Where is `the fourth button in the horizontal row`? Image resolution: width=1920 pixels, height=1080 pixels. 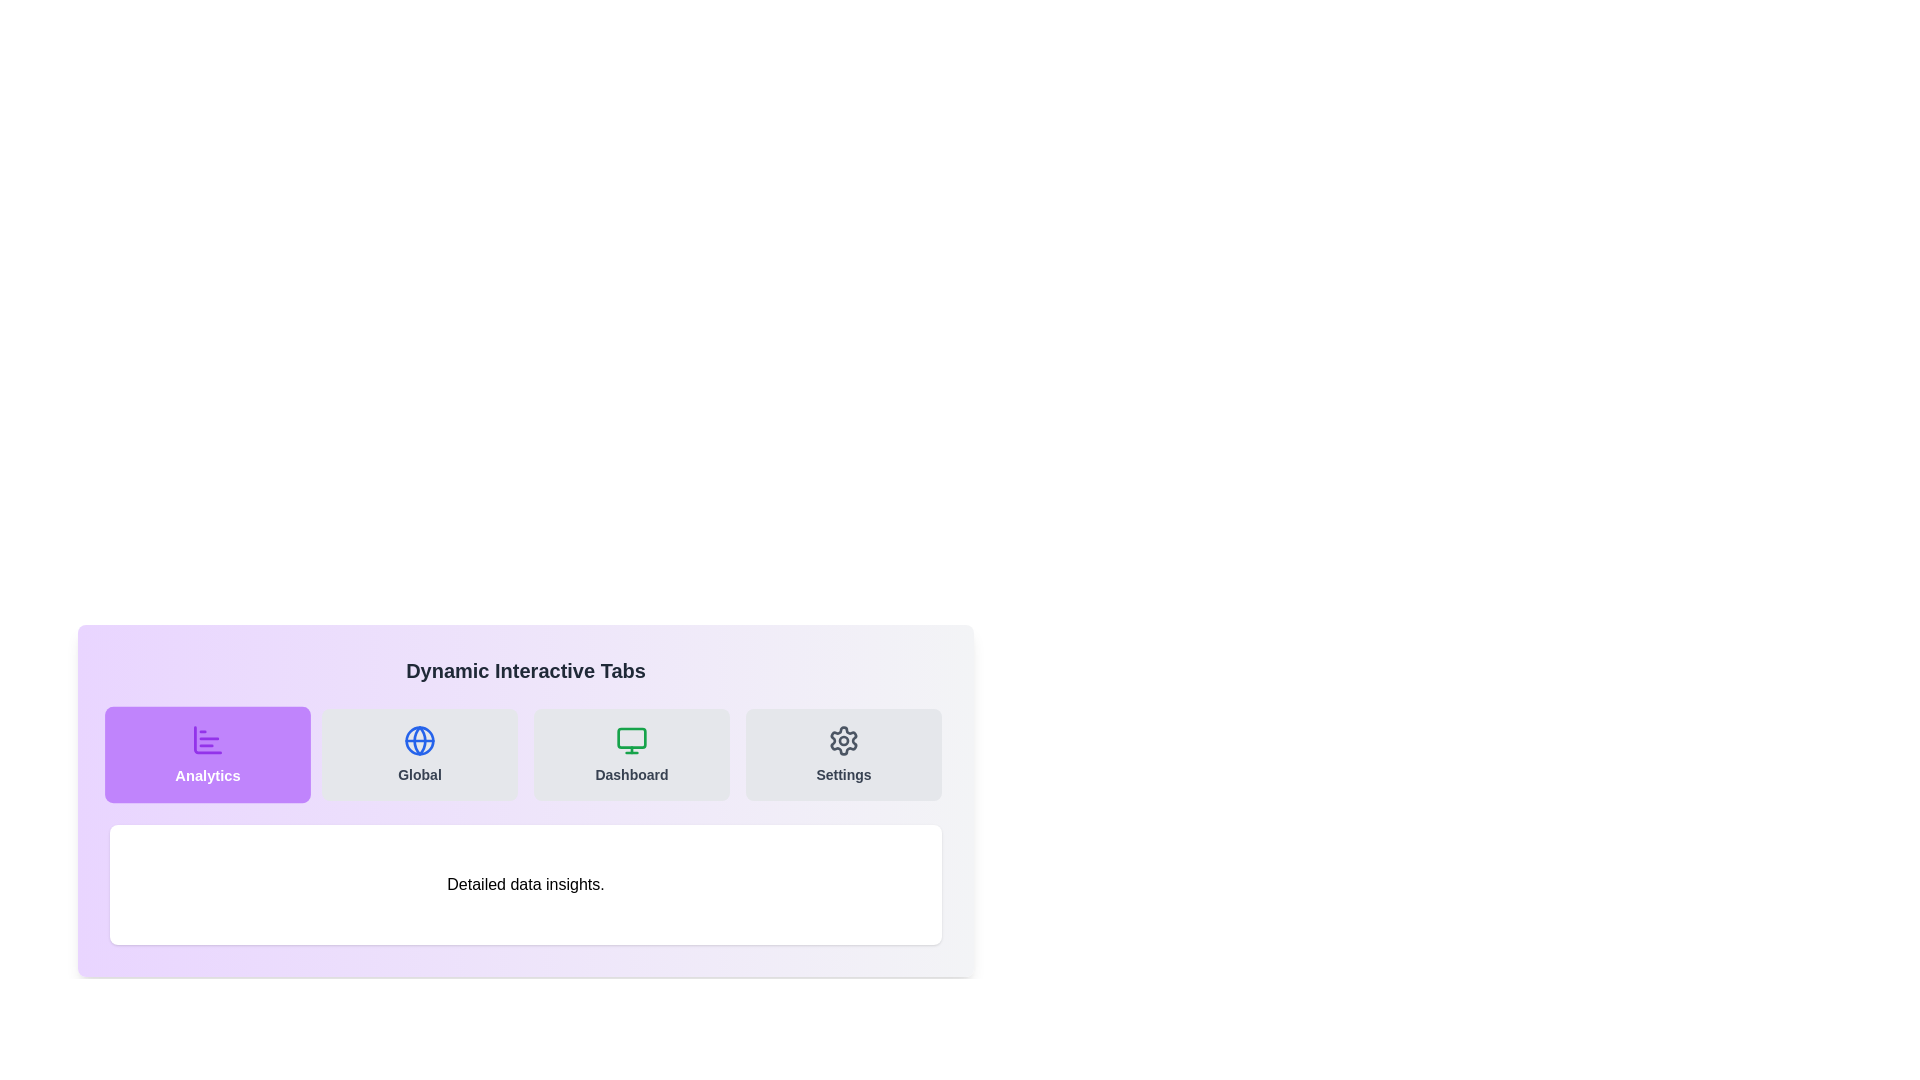 the fourth button in the horizontal row is located at coordinates (844, 755).